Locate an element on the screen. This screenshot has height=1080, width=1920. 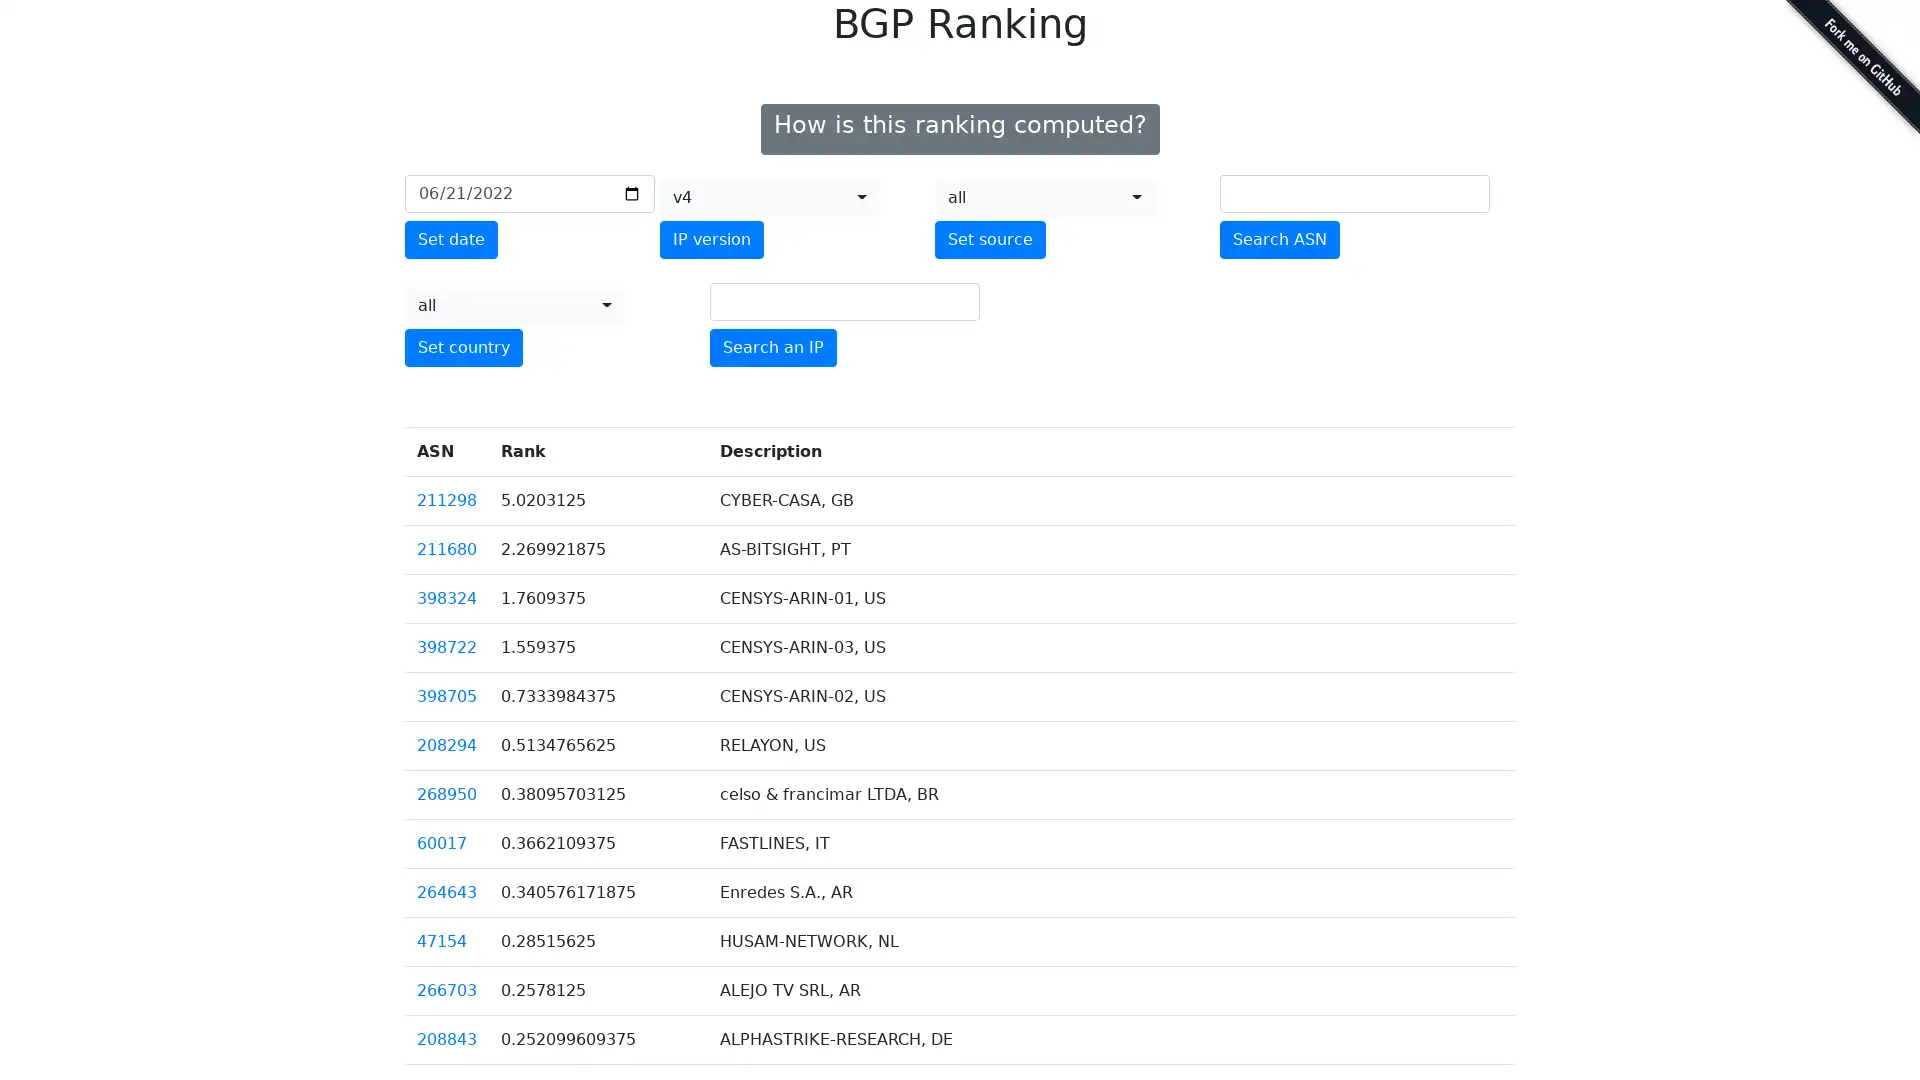
Set date is located at coordinates (450, 238).